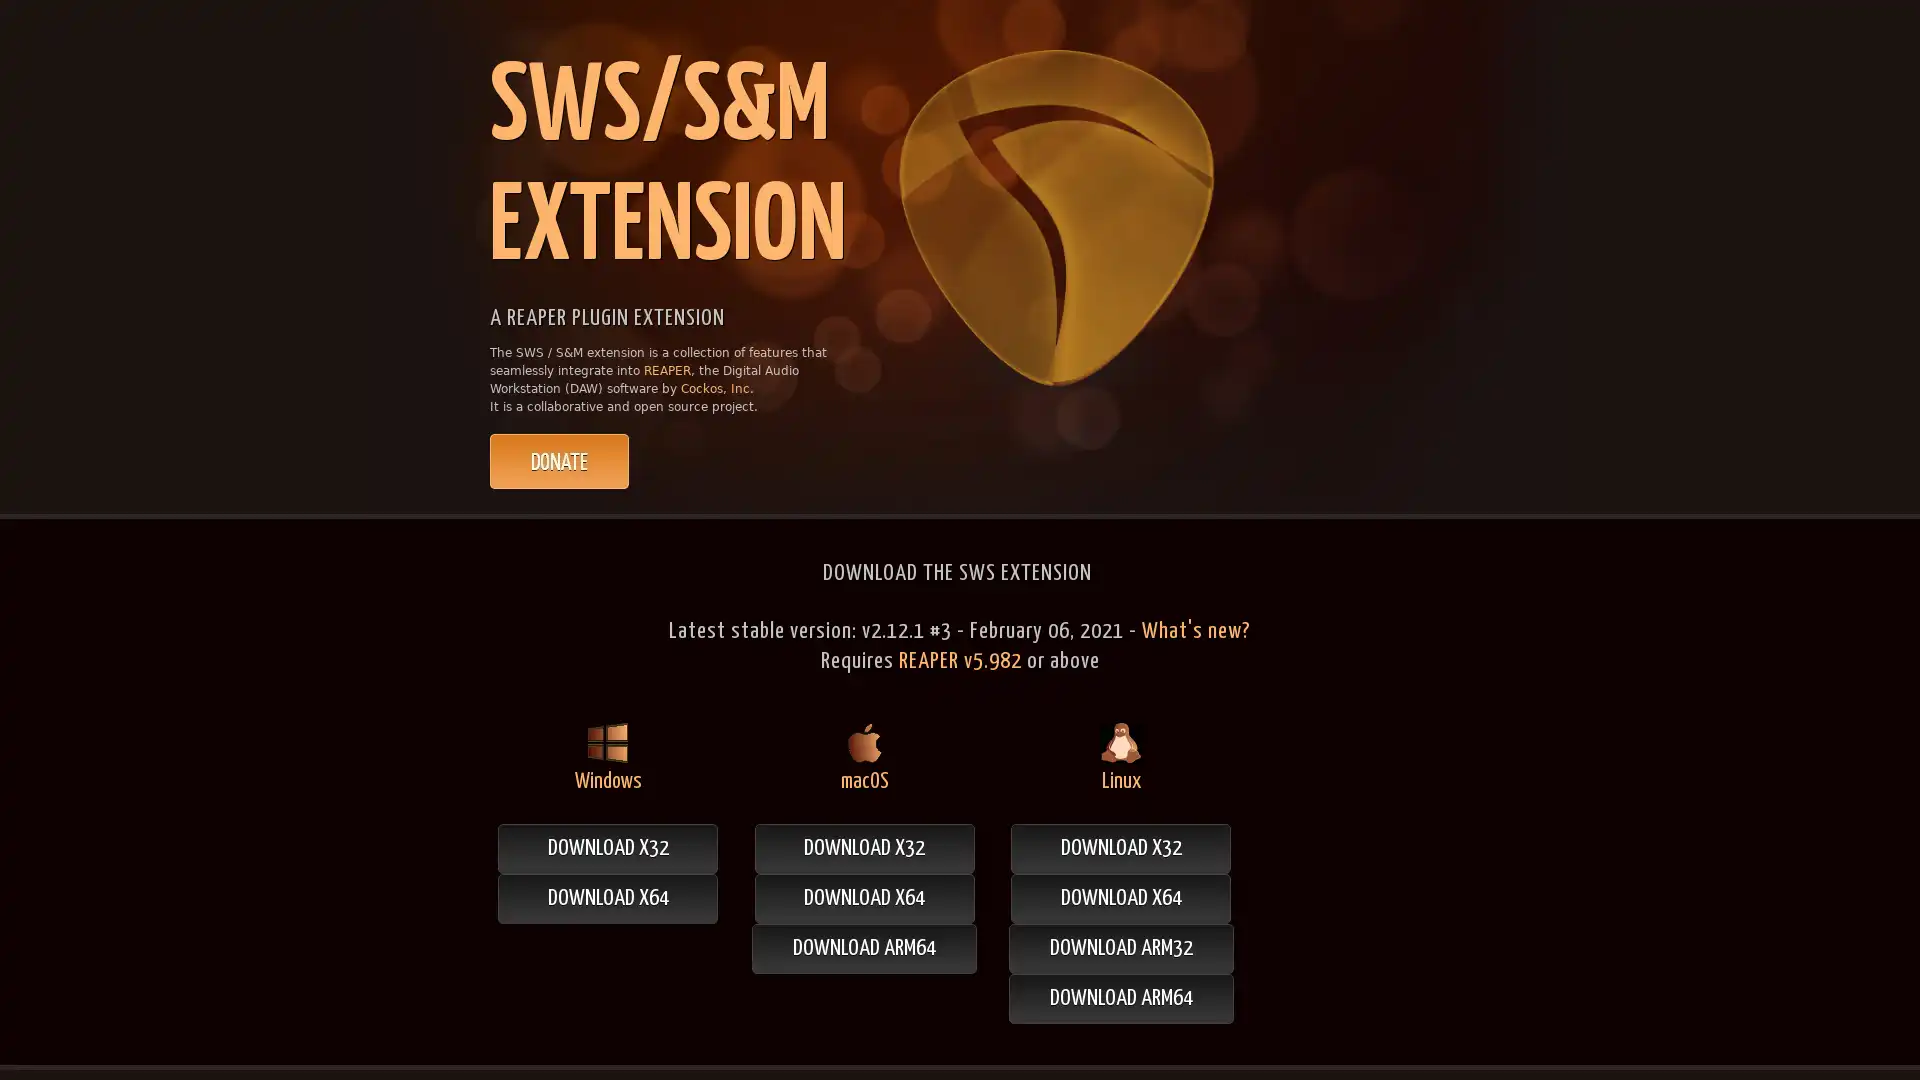 This screenshot has height=1080, width=1920. Describe the element at coordinates (1278, 999) in the screenshot. I see `DOWNLOAD ARM64` at that location.